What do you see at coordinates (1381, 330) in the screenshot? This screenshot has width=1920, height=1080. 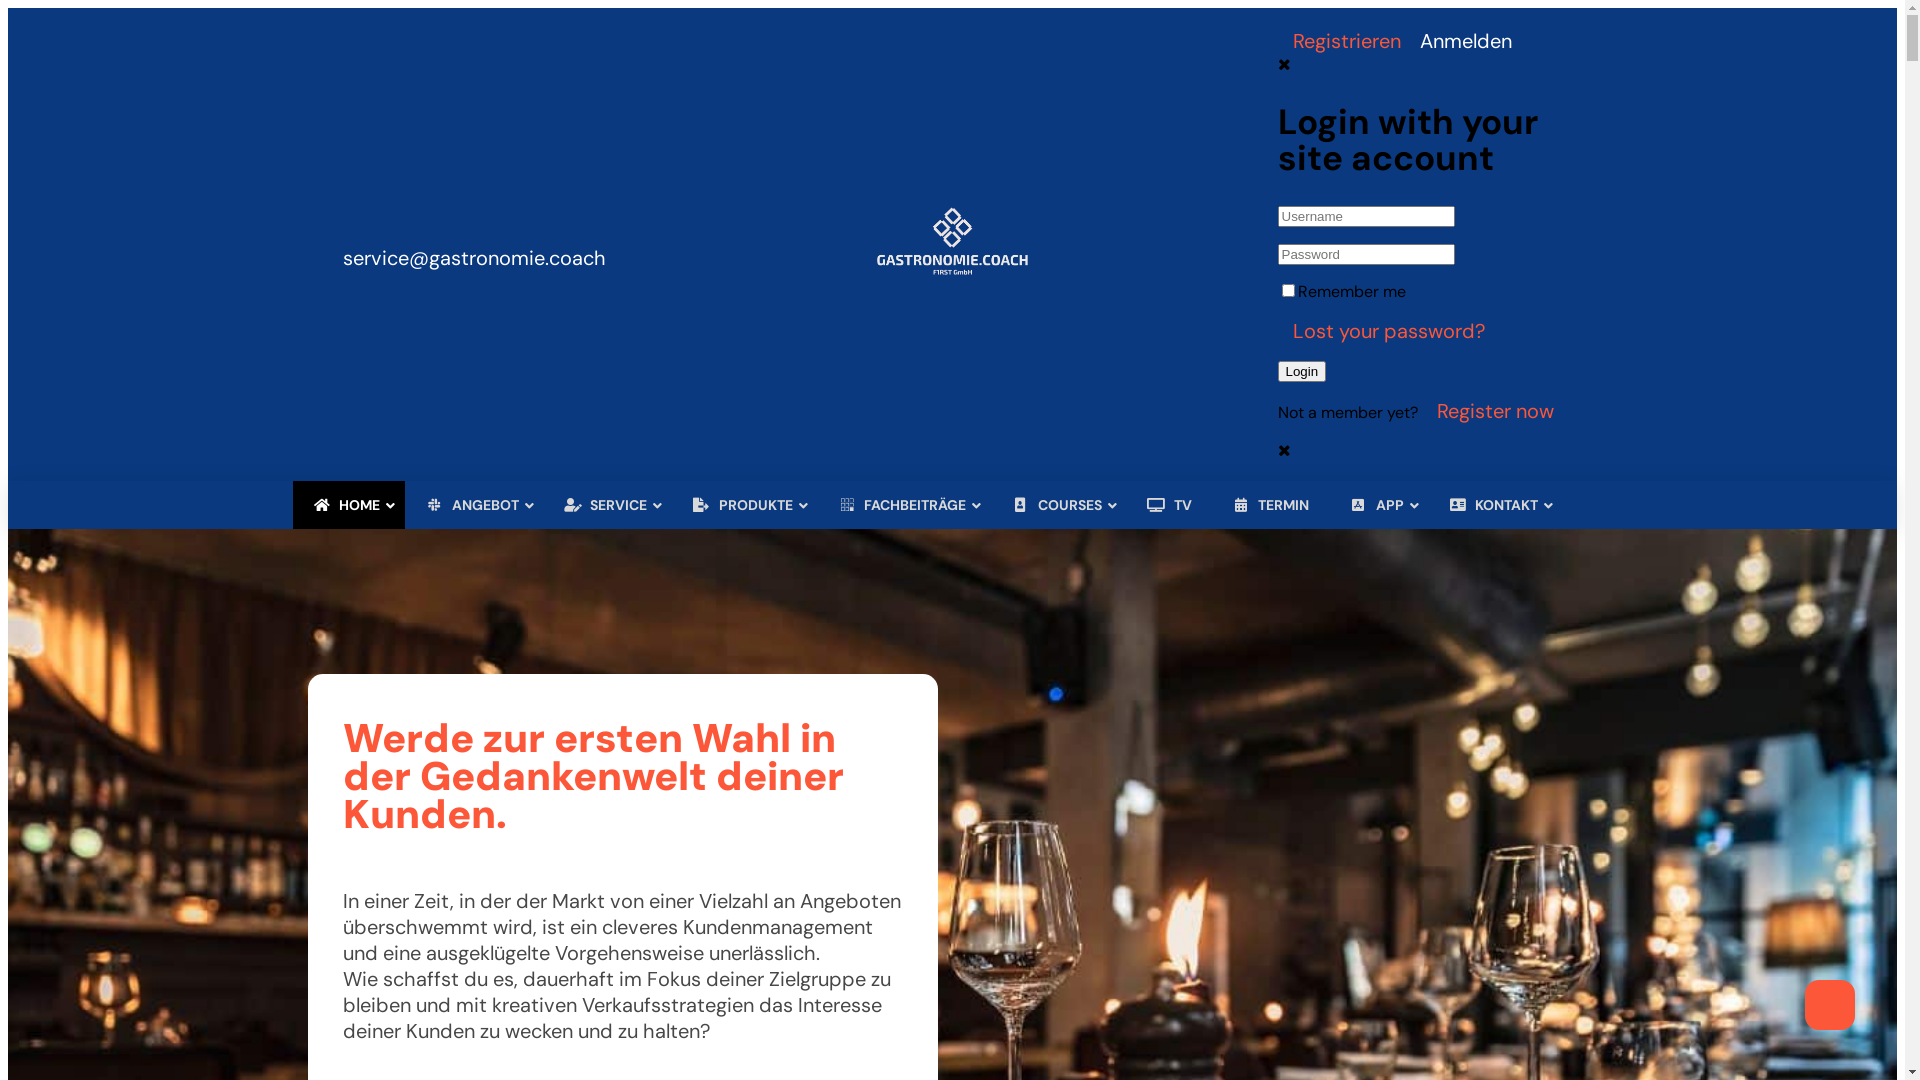 I see `'Lost your password?'` at bounding box center [1381, 330].